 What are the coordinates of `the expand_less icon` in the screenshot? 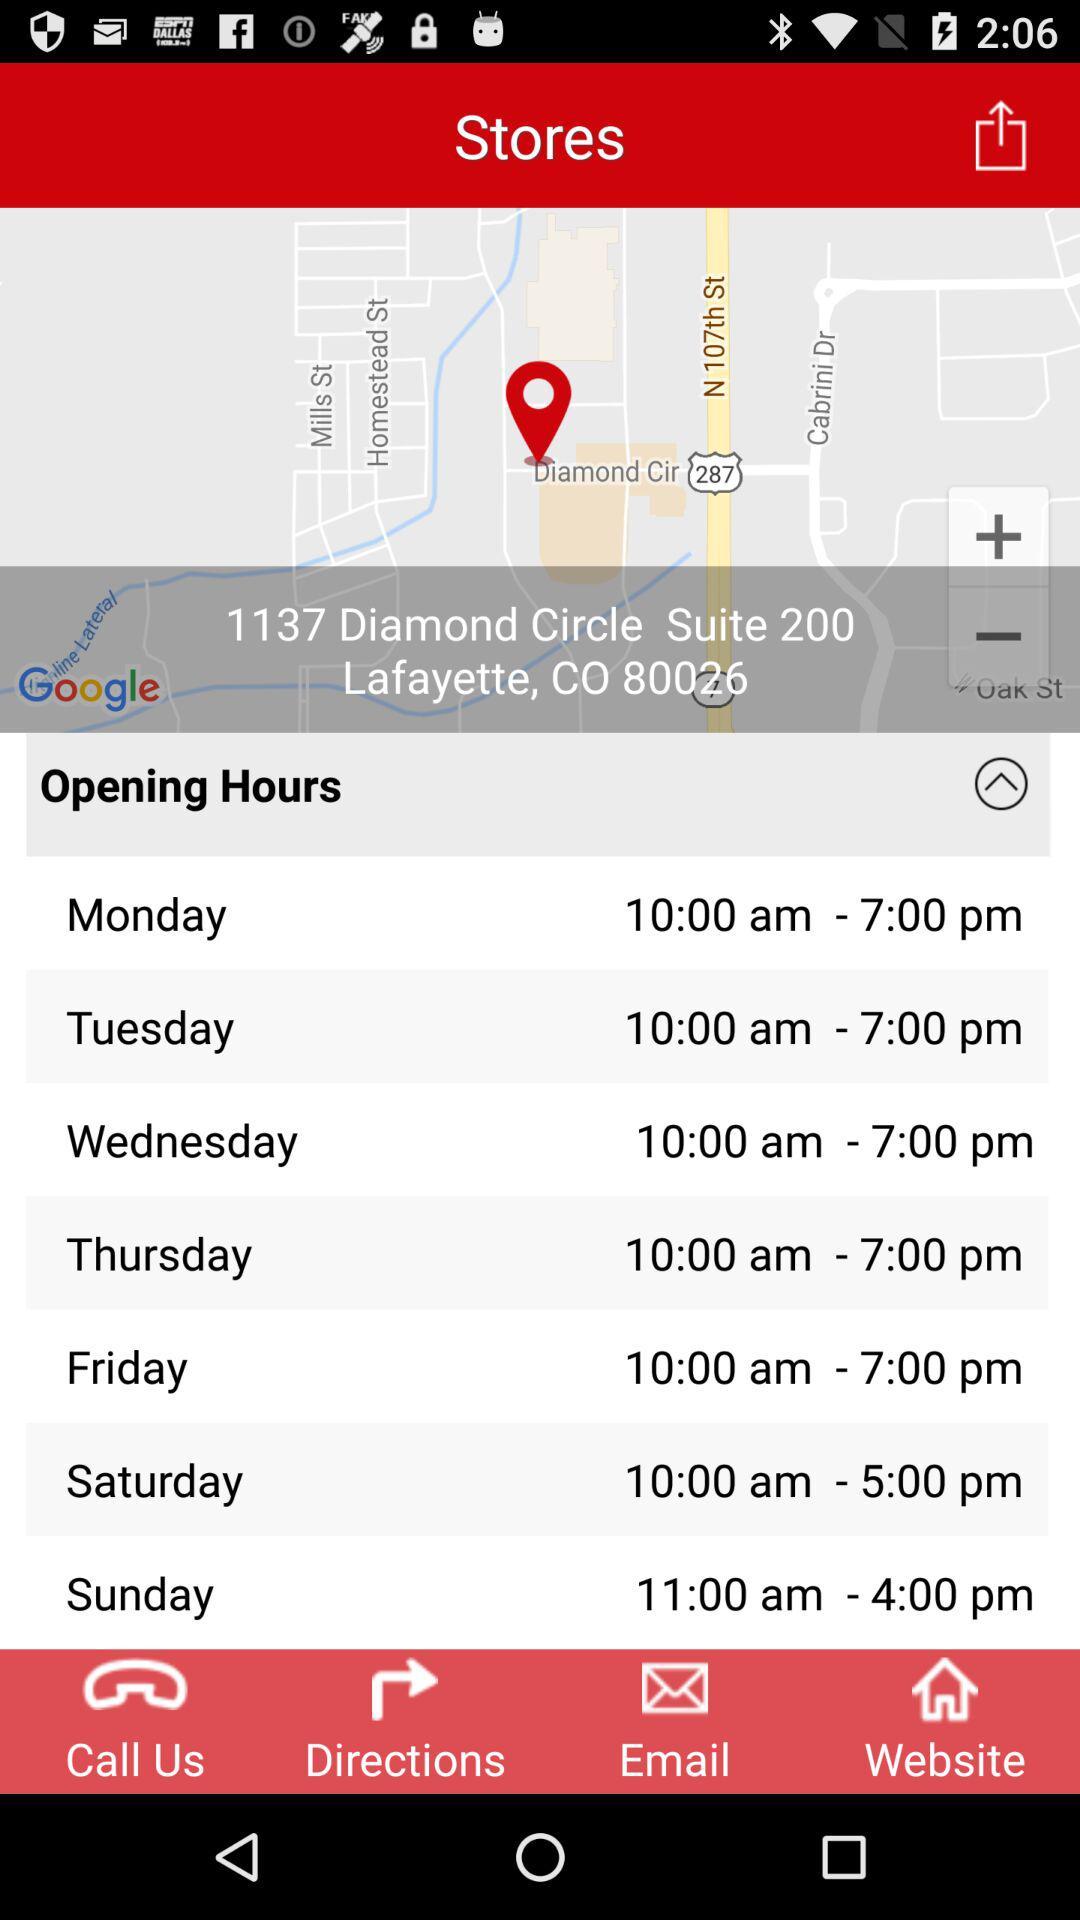 It's located at (1001, 839).